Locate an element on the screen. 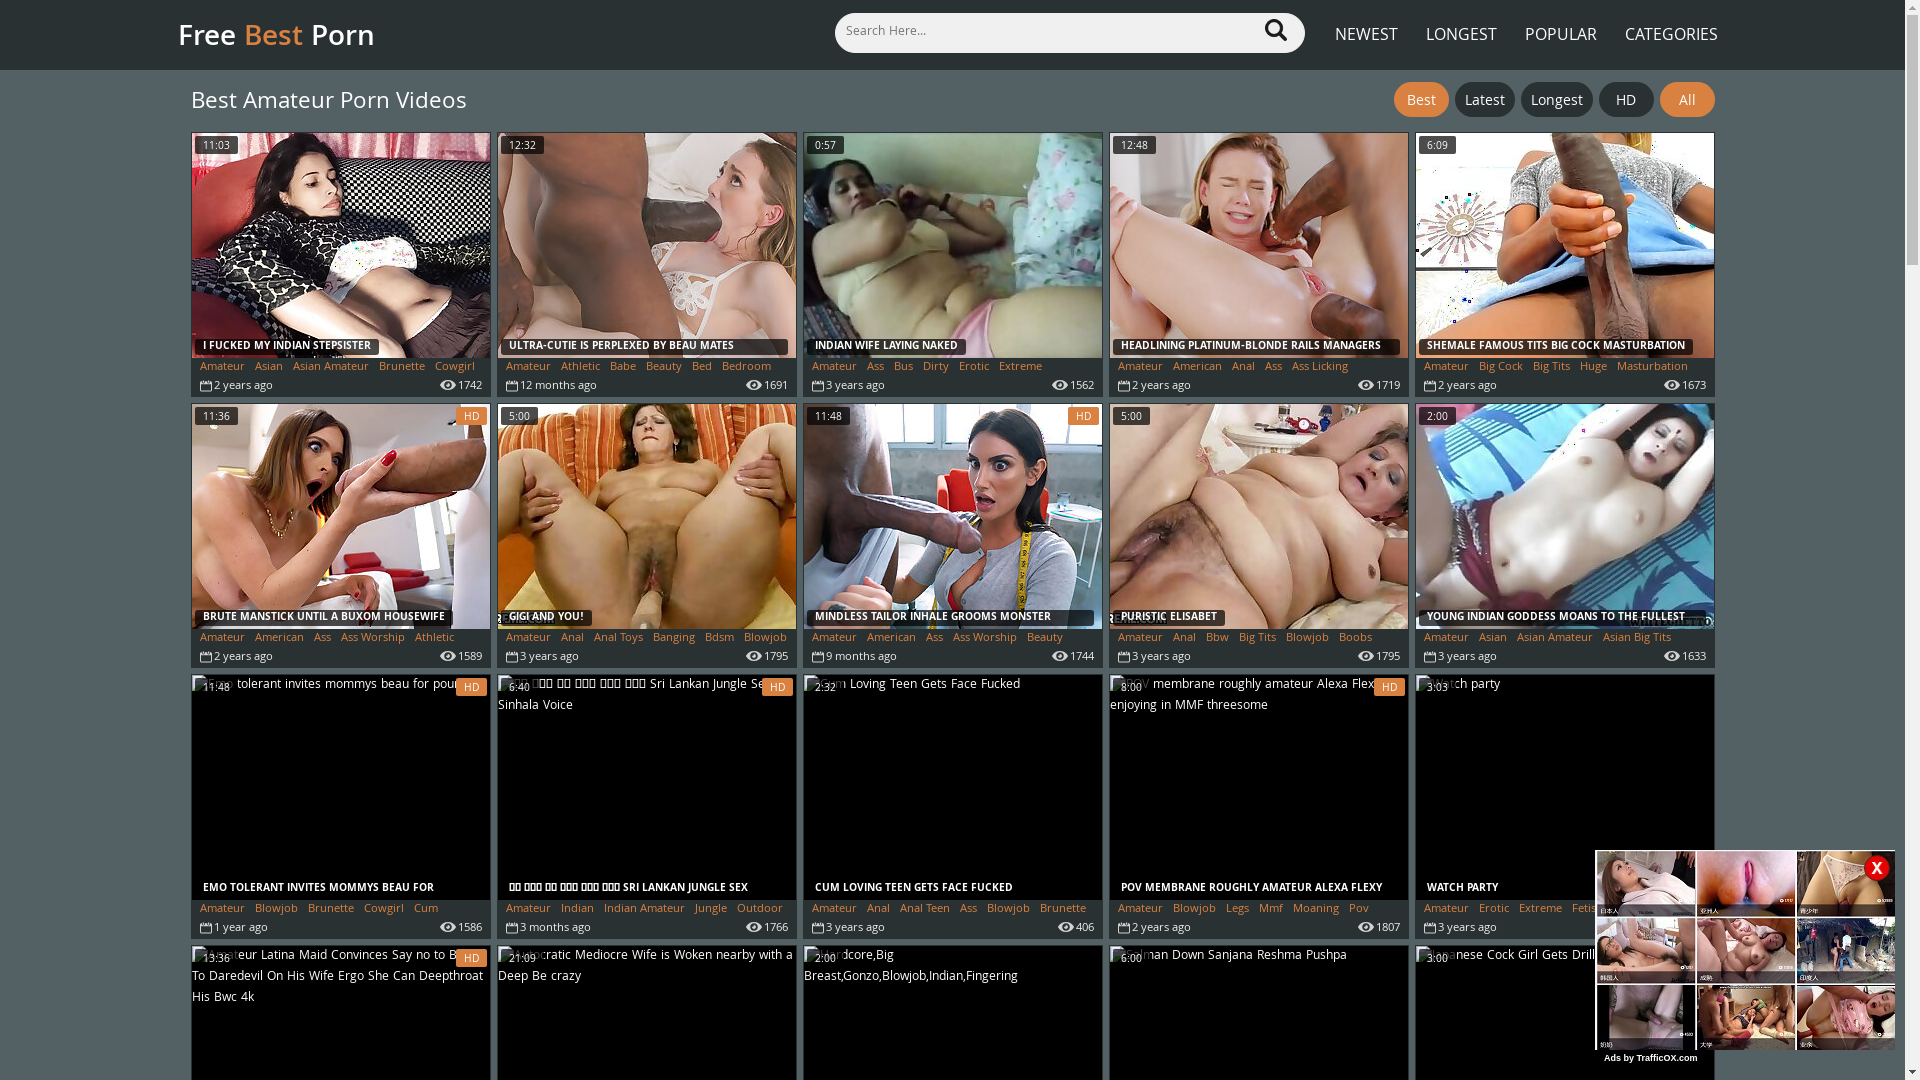 Image resolution: width=1920 pixels, height=1080 pixels. 'Blowjob' is located at coordinates (764, 638).